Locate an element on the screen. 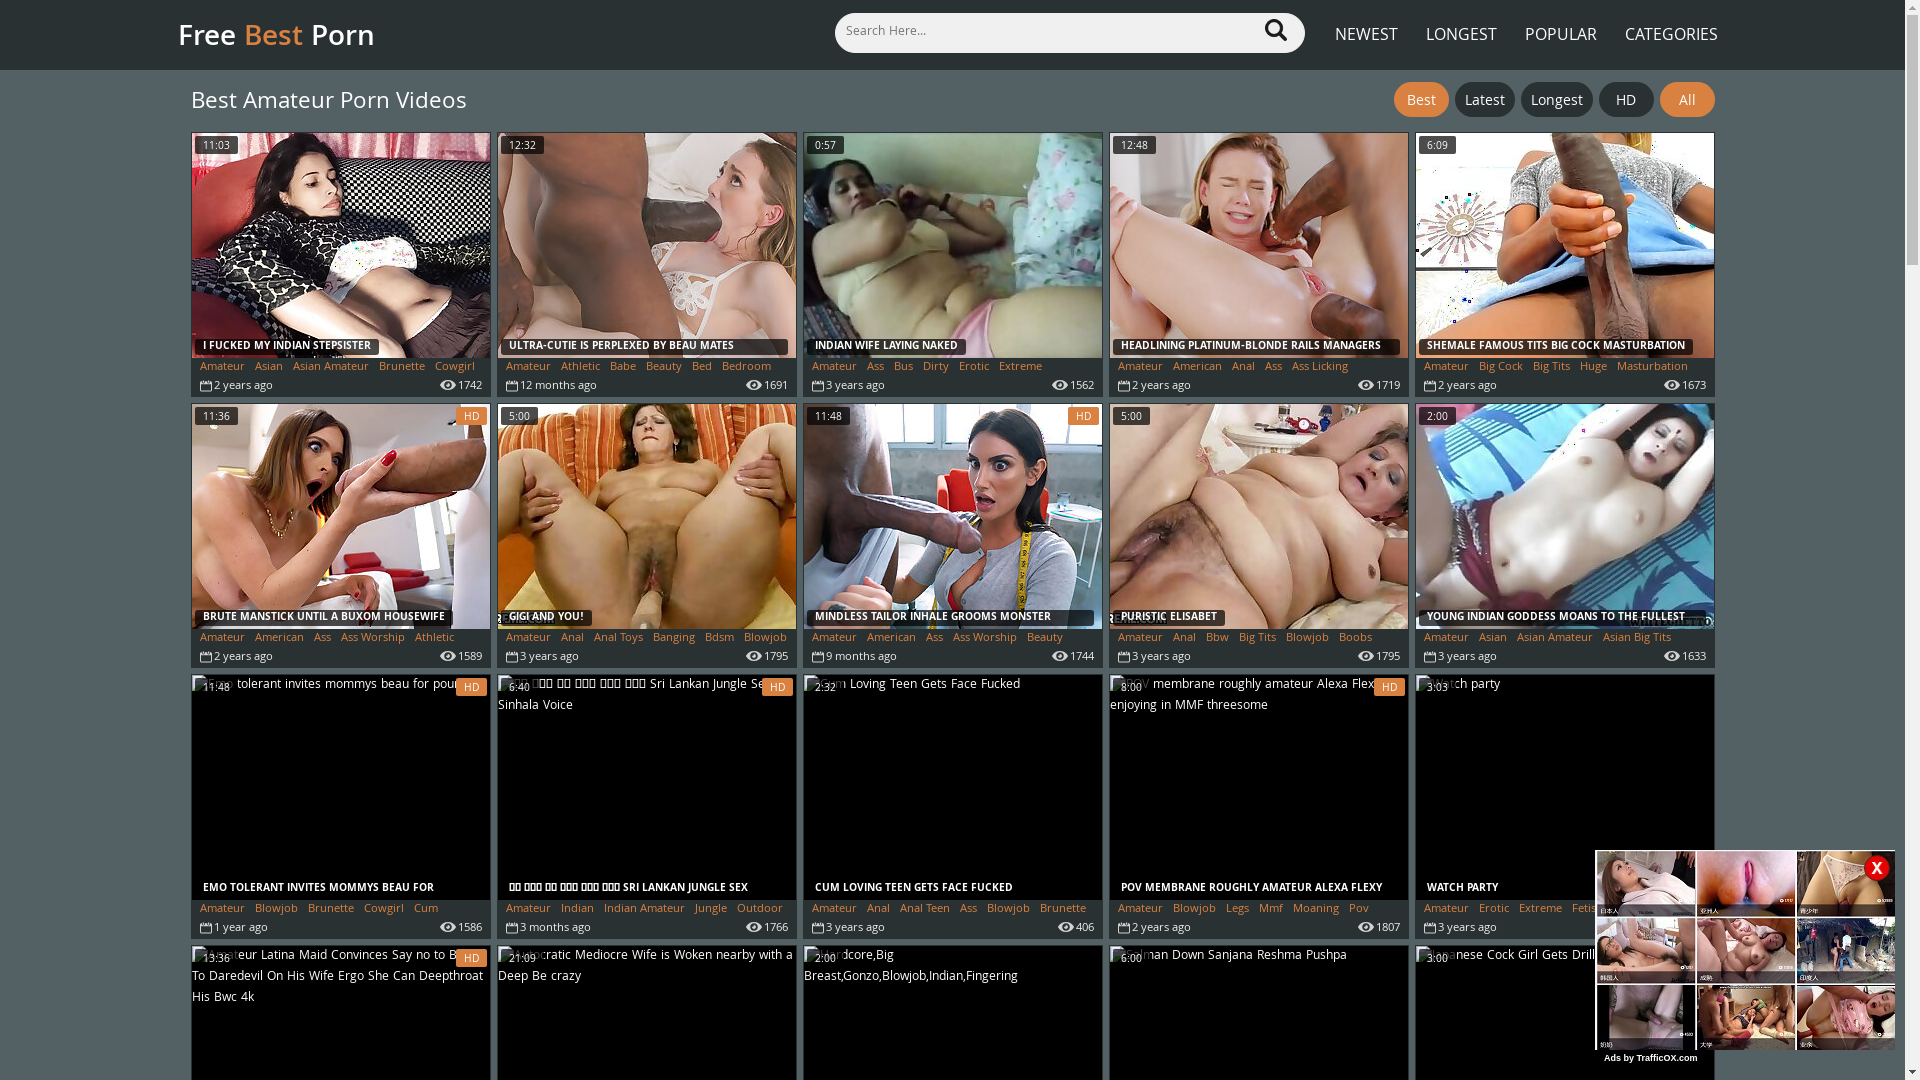 Image resolution: width=1920 pixels, height=1080 pixels. 'Blowjob' is located at coordinates (764, 638).